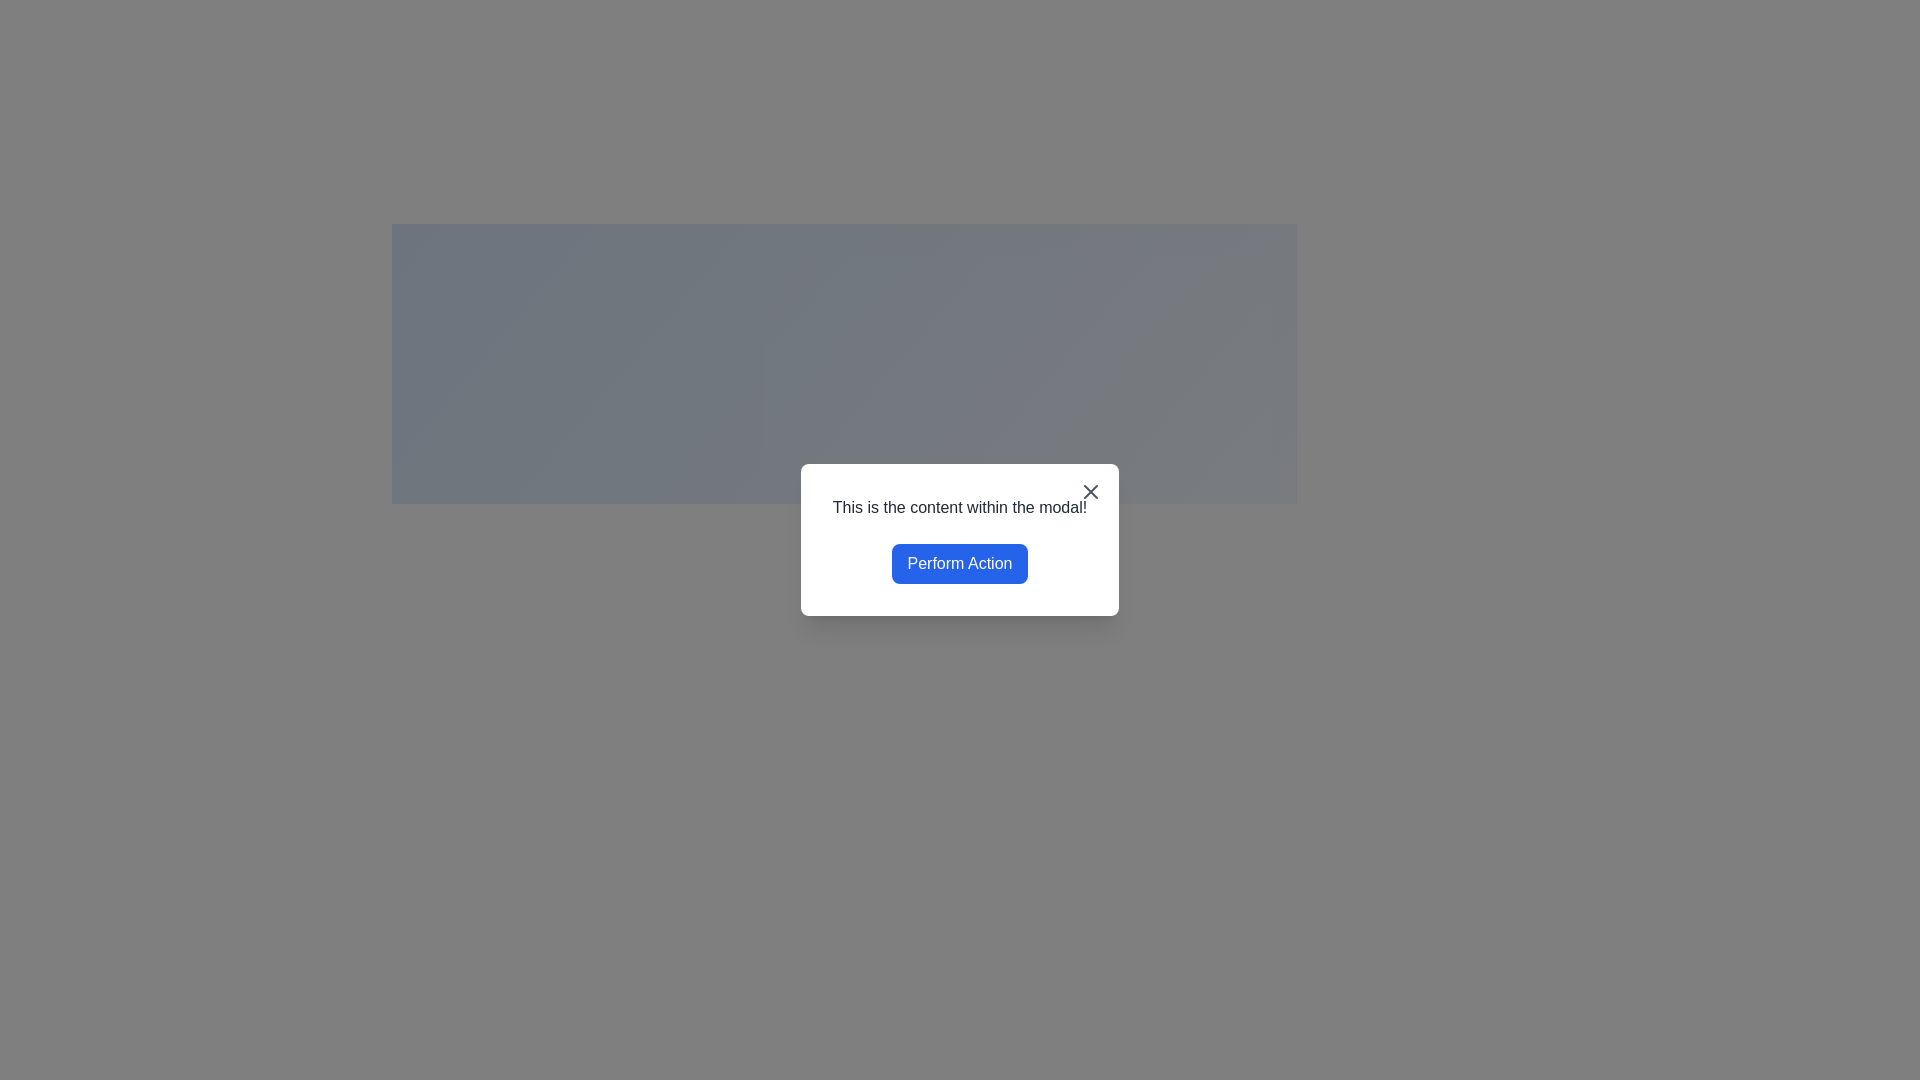 The image size is (1920, 1080). I want to click on the diagonal cross ('X') symbol in the top-right corner of the modal window, so click(1090, 492).